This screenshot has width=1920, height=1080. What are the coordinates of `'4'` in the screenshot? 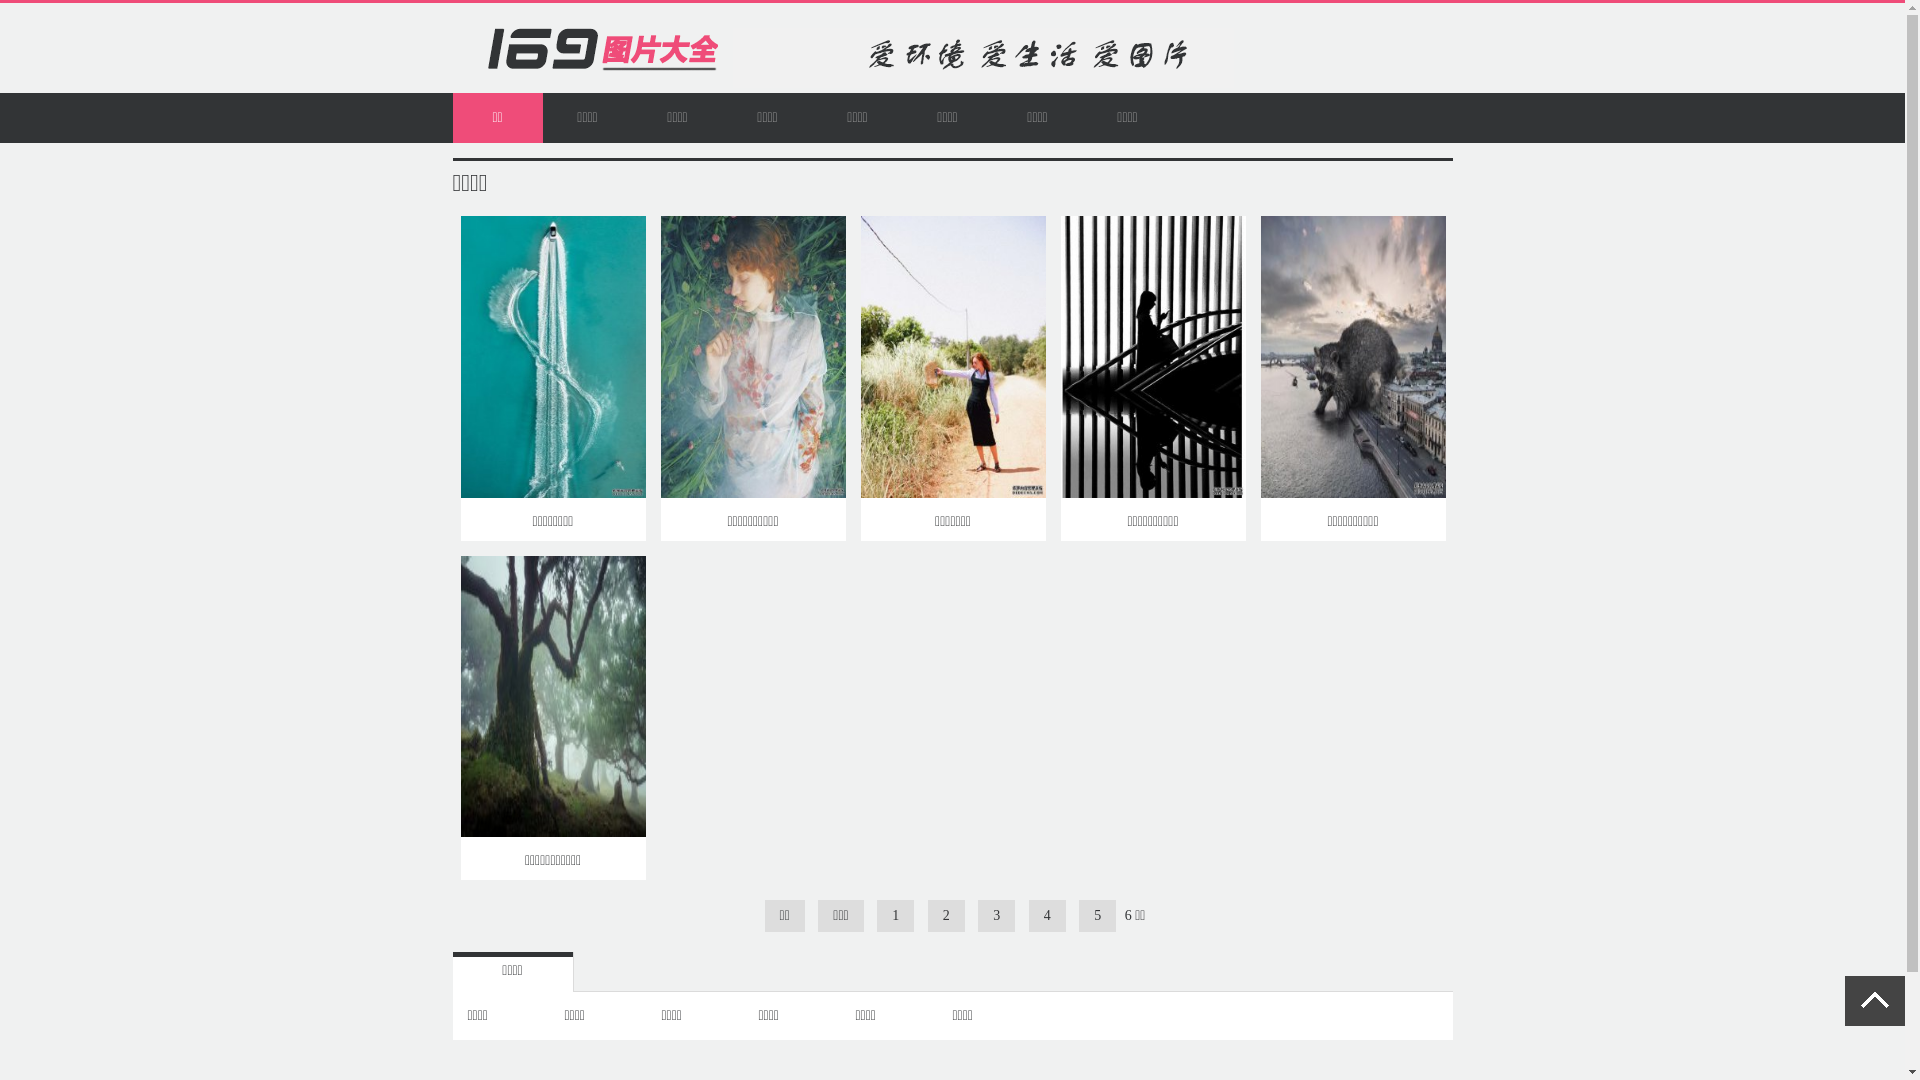 It's located at (1046, 915).